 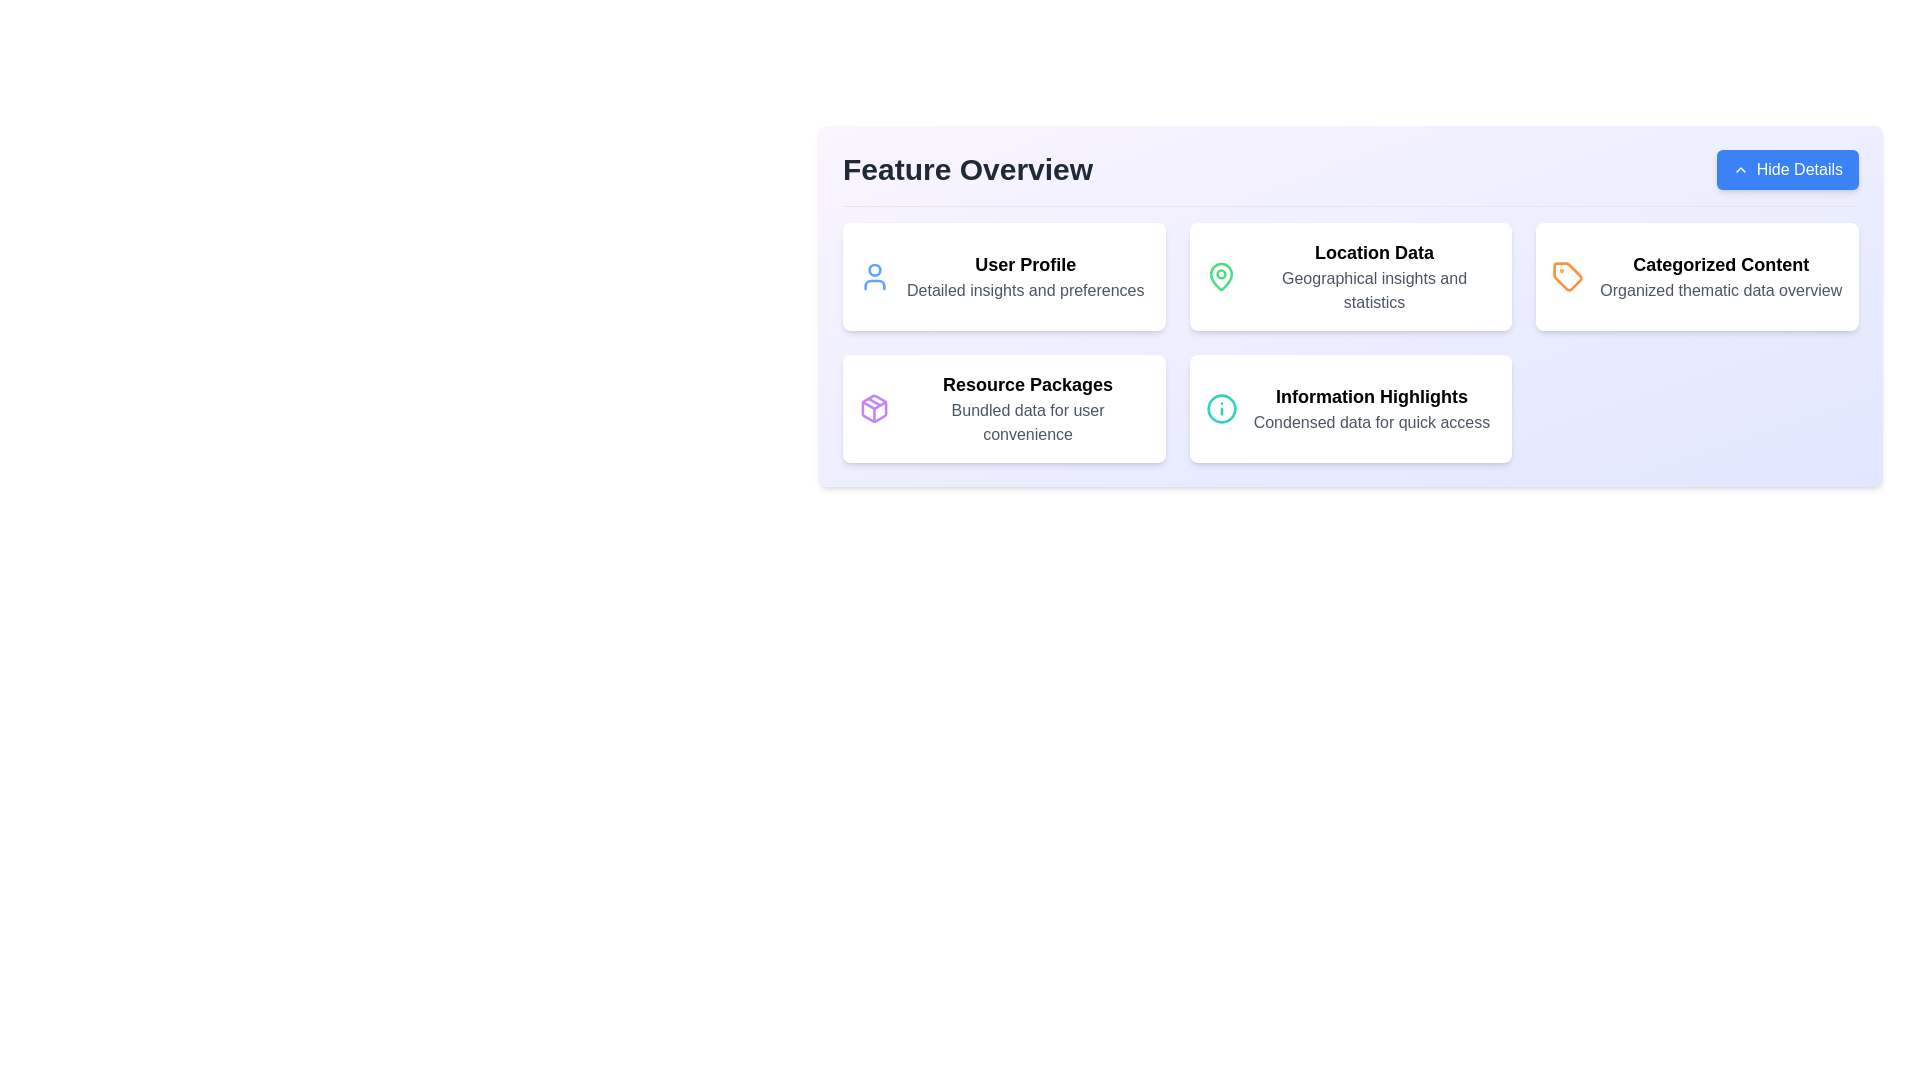 What do you see at coordinates (1027, 407) in the screenshot?
I see `the text display element with the heading 'Resource Packages' and subtitle 'Bundled data for user convenience', located in the third panel of the second row in the grid layout` at bounding box center [1027, 407].